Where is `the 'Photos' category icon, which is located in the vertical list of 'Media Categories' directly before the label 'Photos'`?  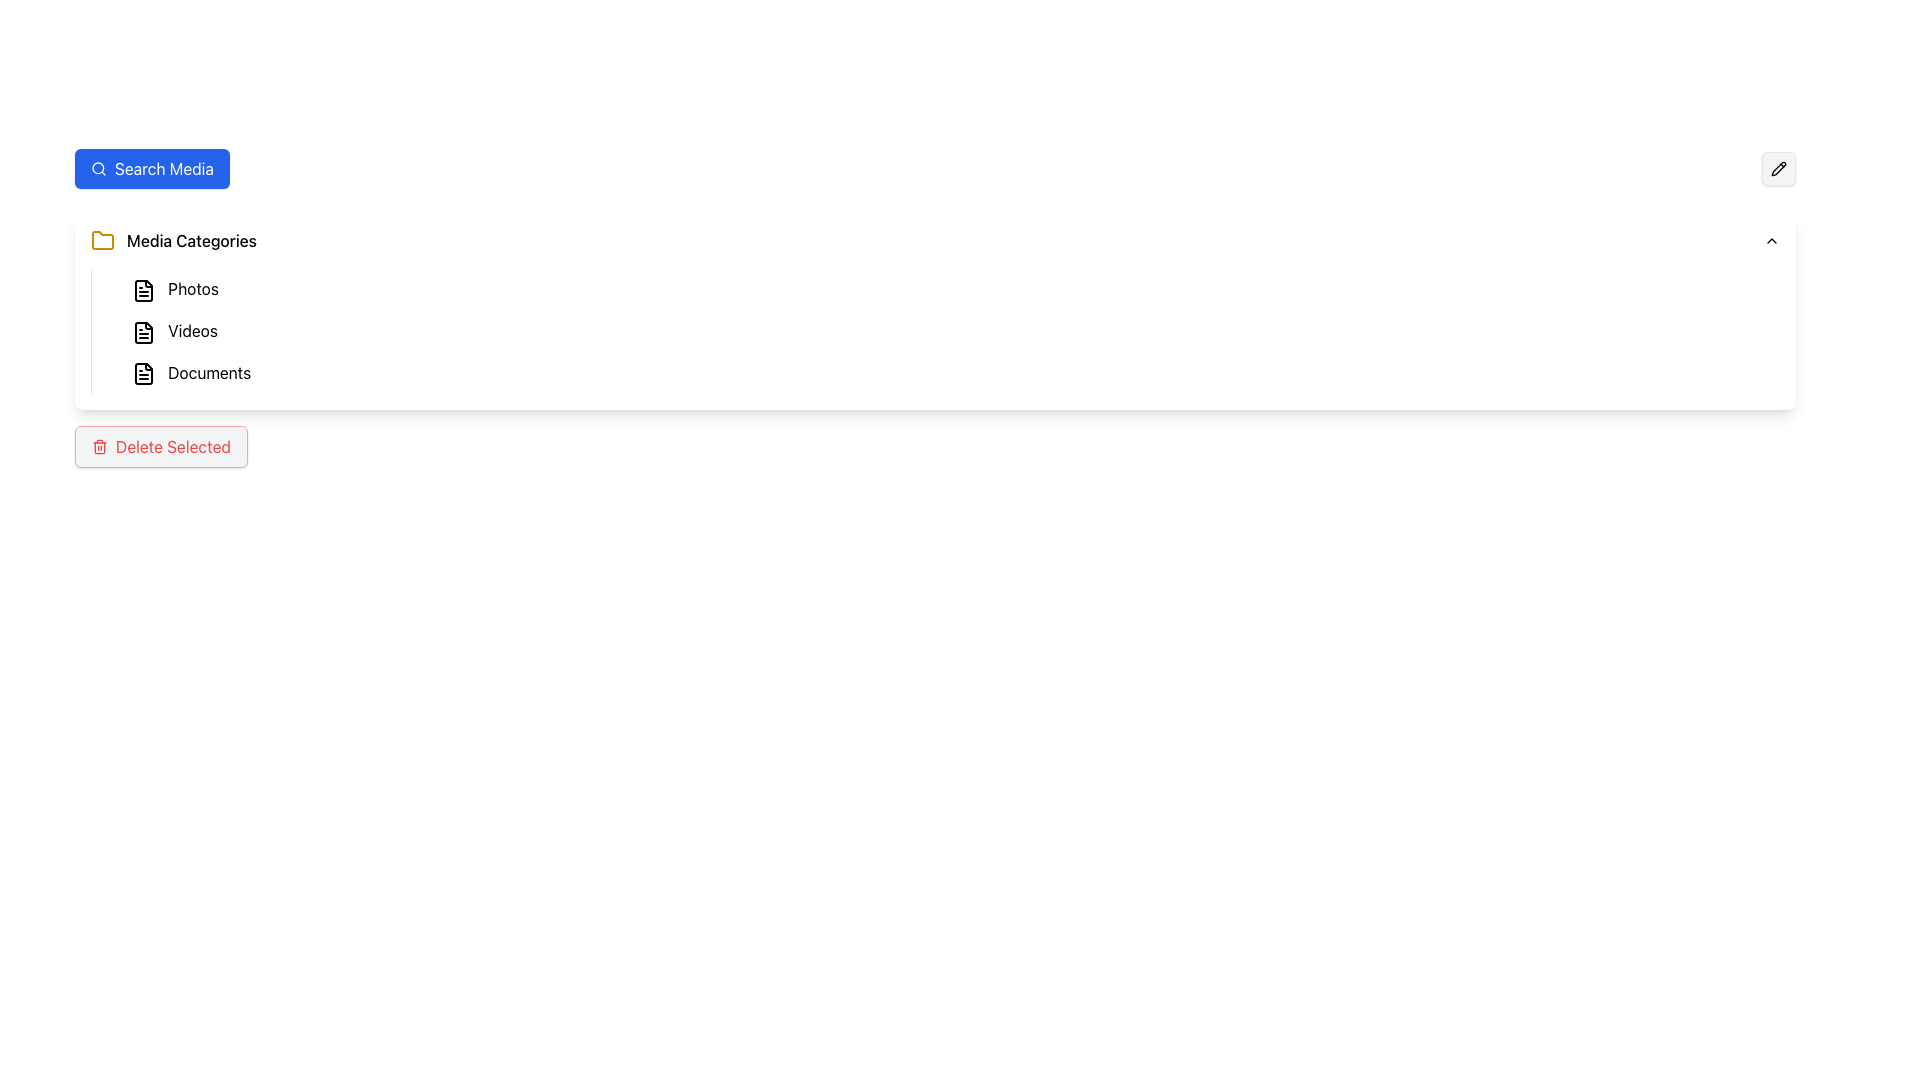 the 'Photos' category icon, which is located in the vertical list of 'Media Categories' directly before the label 'Photos' is located at coordinates (143, 289).